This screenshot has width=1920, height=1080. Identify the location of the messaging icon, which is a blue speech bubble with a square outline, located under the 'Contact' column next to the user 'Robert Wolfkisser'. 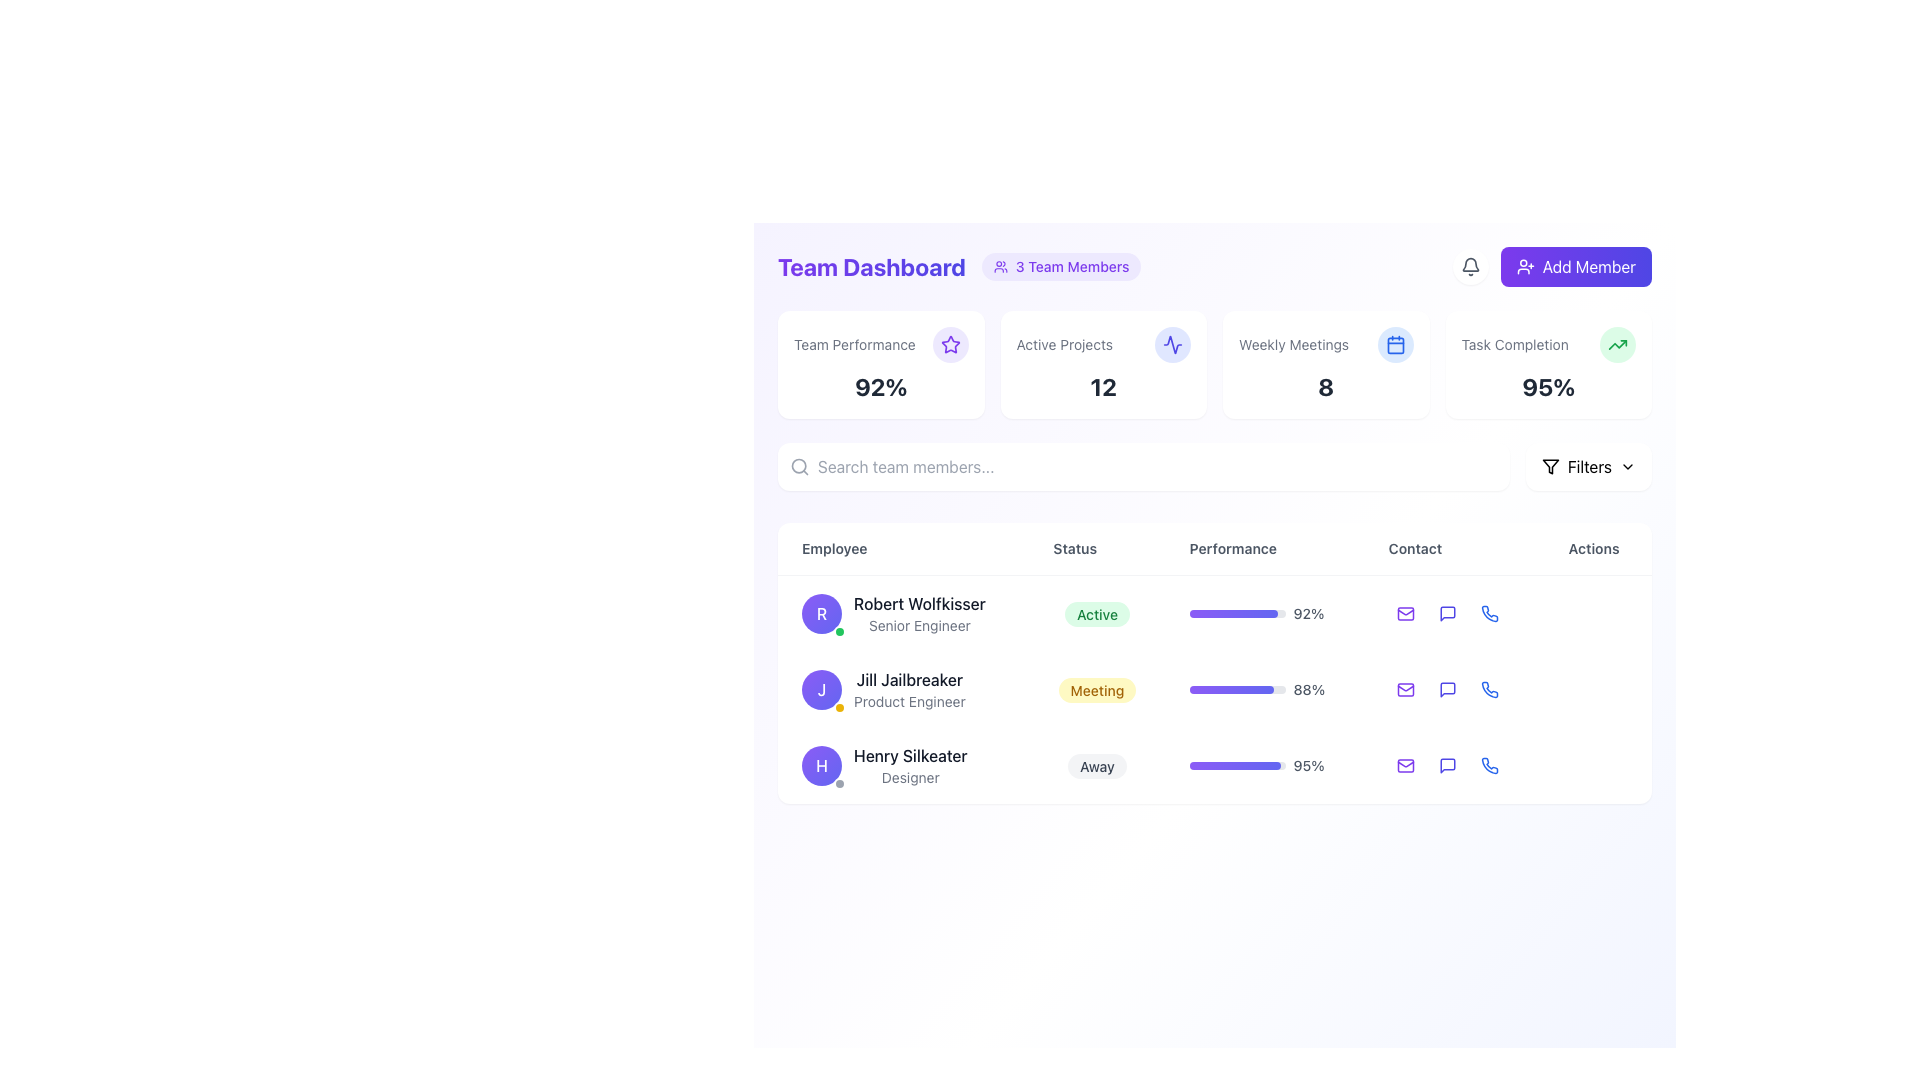
(1447, 612).